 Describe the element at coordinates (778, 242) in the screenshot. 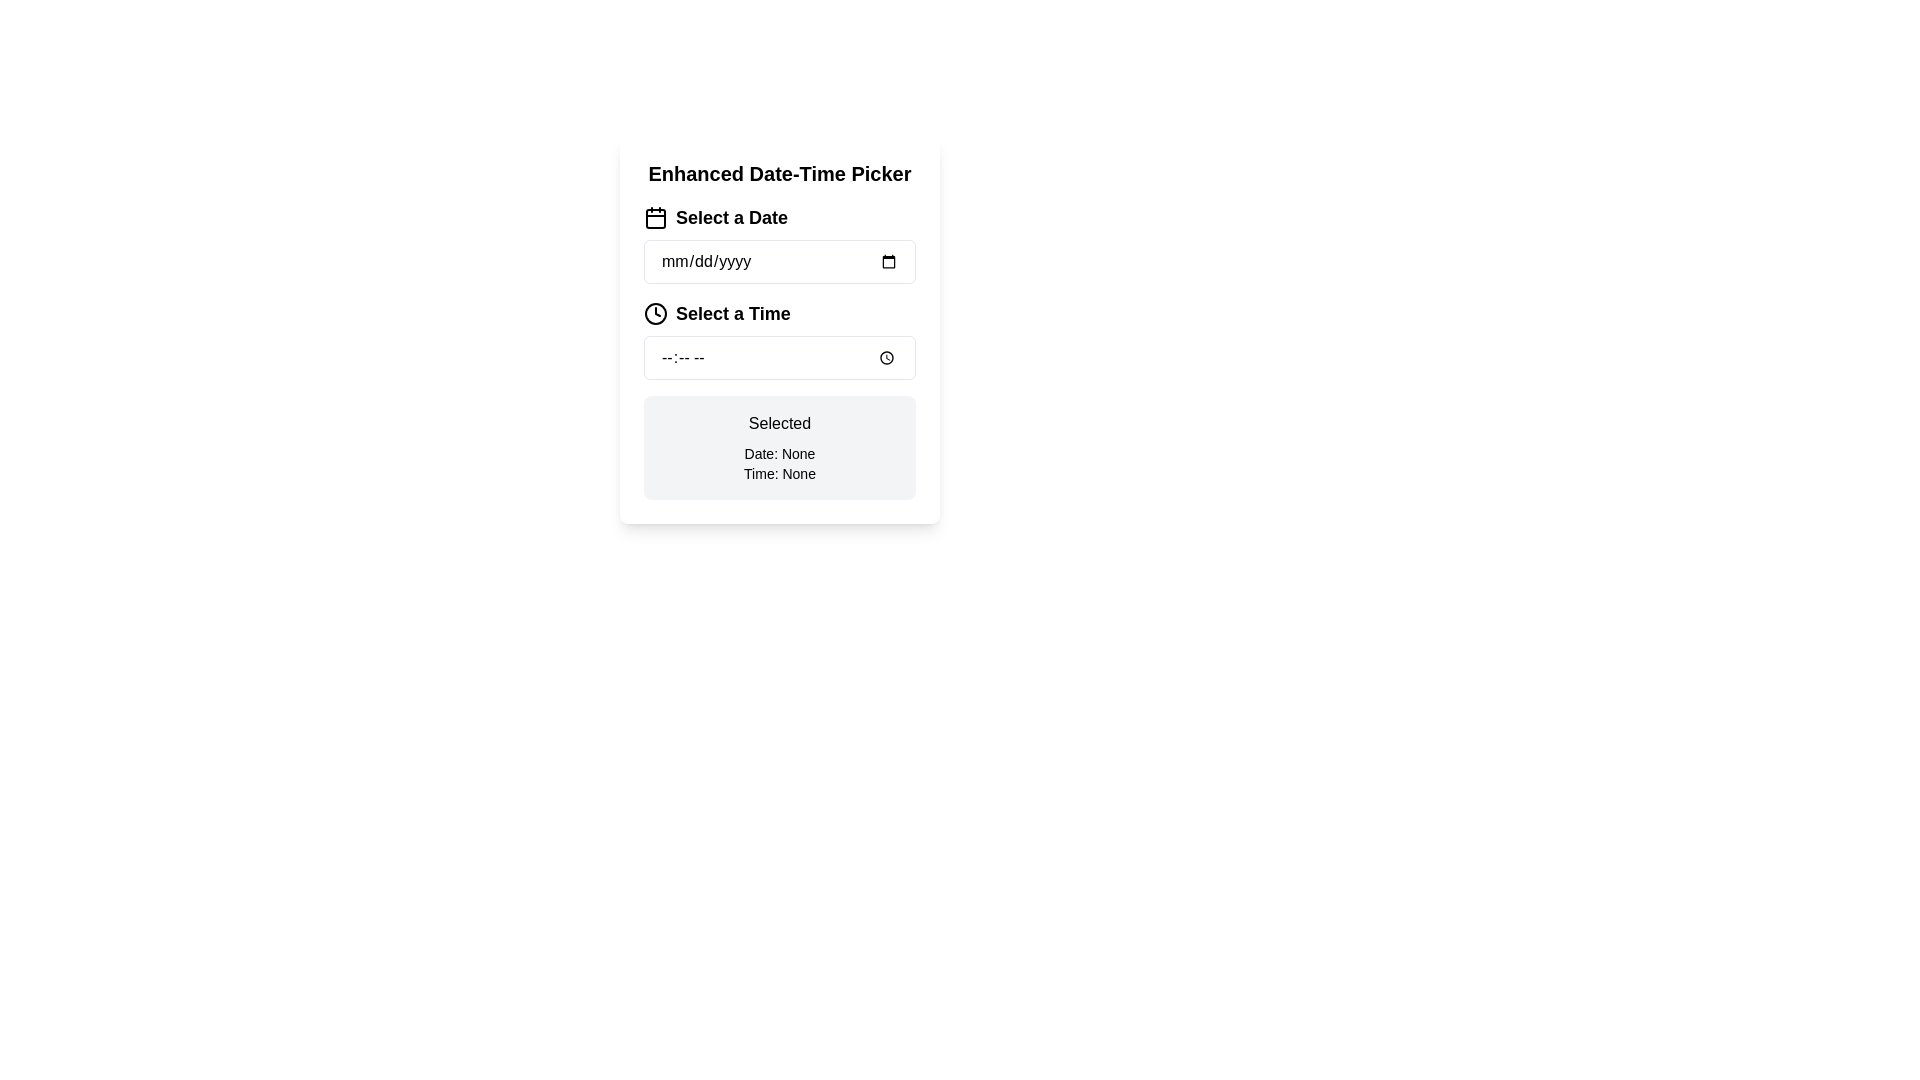

I see `a date from the calendar by clicking on the Date input field located below the 'Select a Date' label in the 'Enhanced Date-Time Picker' card` at that location.